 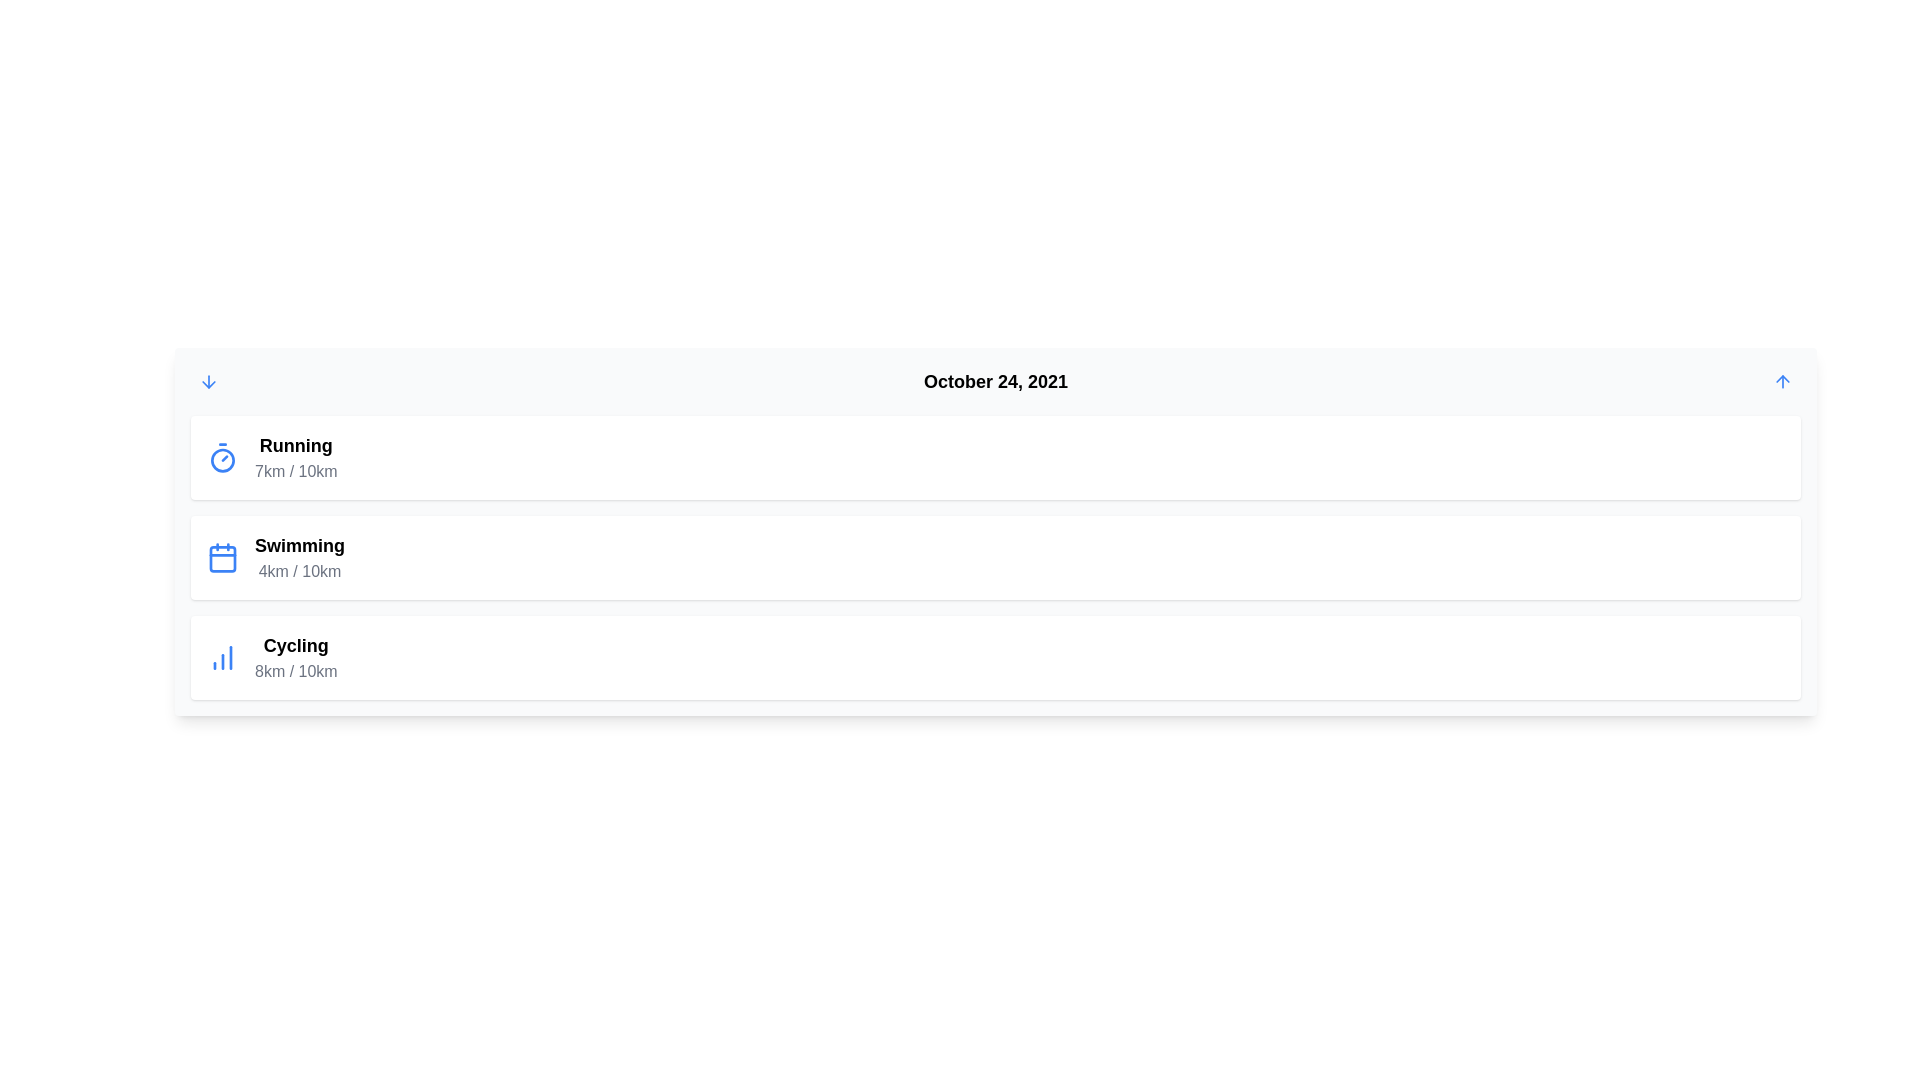 What do you see at coordinates (299, 571) in the screenshot?
I see `the text label that indicates the progress of swimming (4km out of 10km) located in the 'Swimming' section, directly below the title` at bounding box center [299, 571].